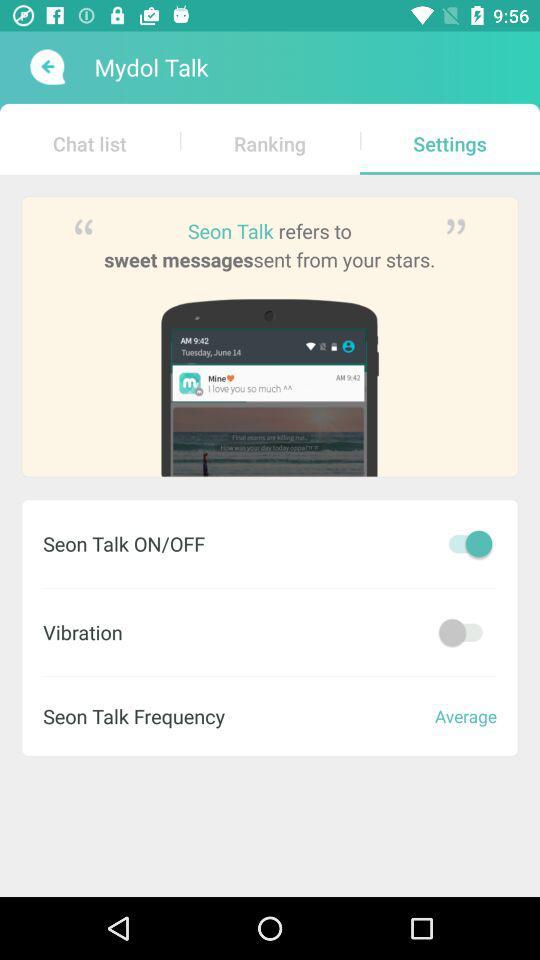  I want to click on on\off seon talk, so click(465, 543).